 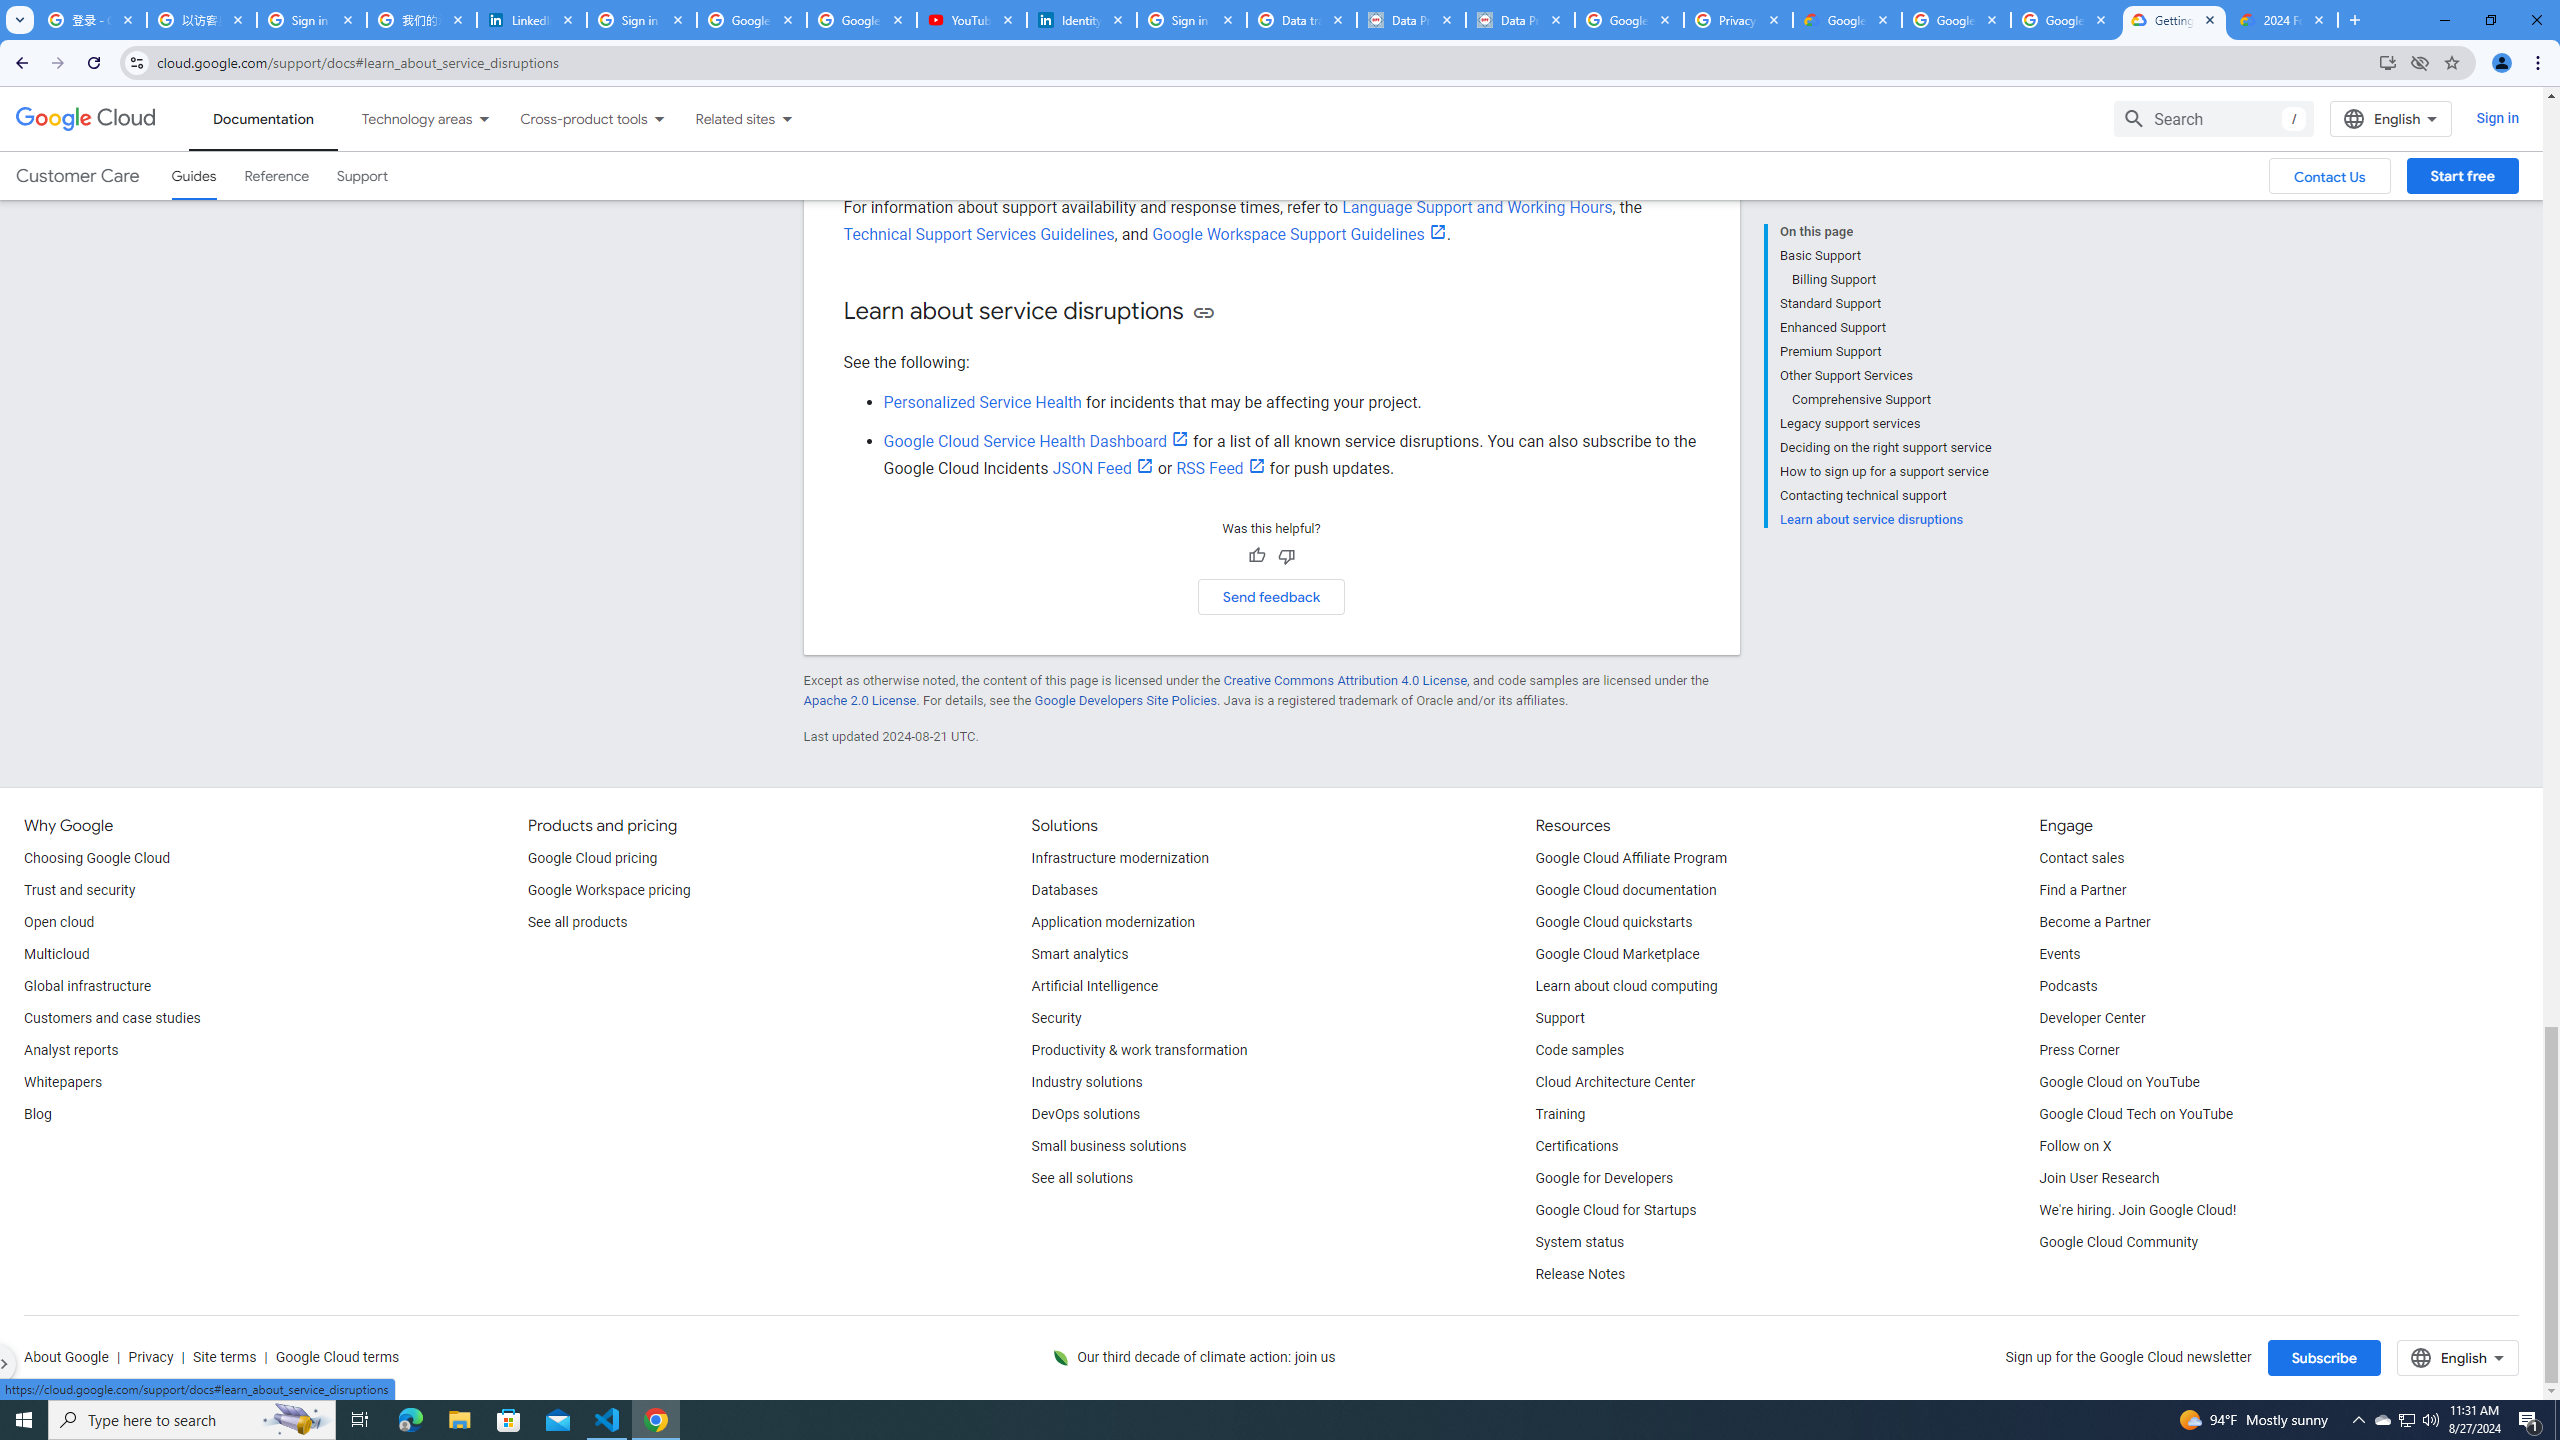 I want to click on 'Blog', so click(x=36, y=1114).